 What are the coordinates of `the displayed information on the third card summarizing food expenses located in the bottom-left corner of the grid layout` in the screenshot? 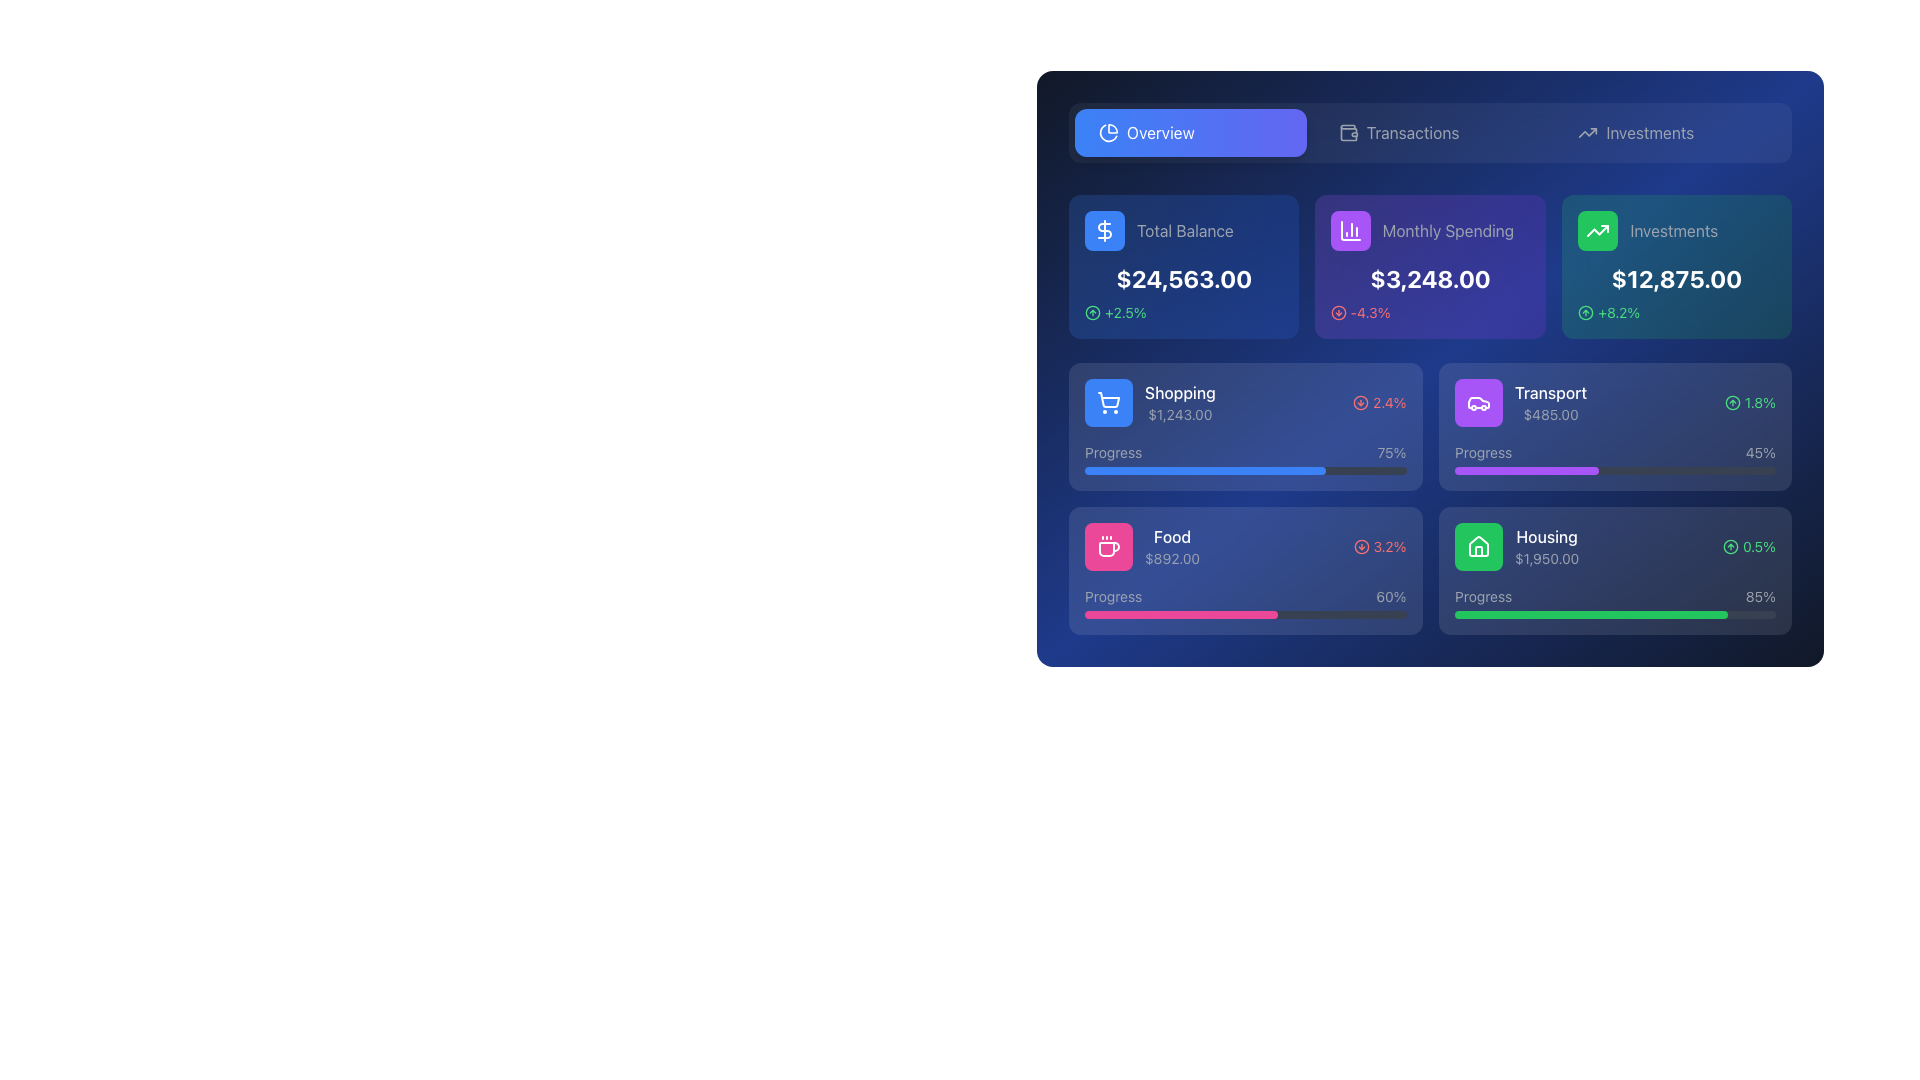 It's located at (1244, 570).